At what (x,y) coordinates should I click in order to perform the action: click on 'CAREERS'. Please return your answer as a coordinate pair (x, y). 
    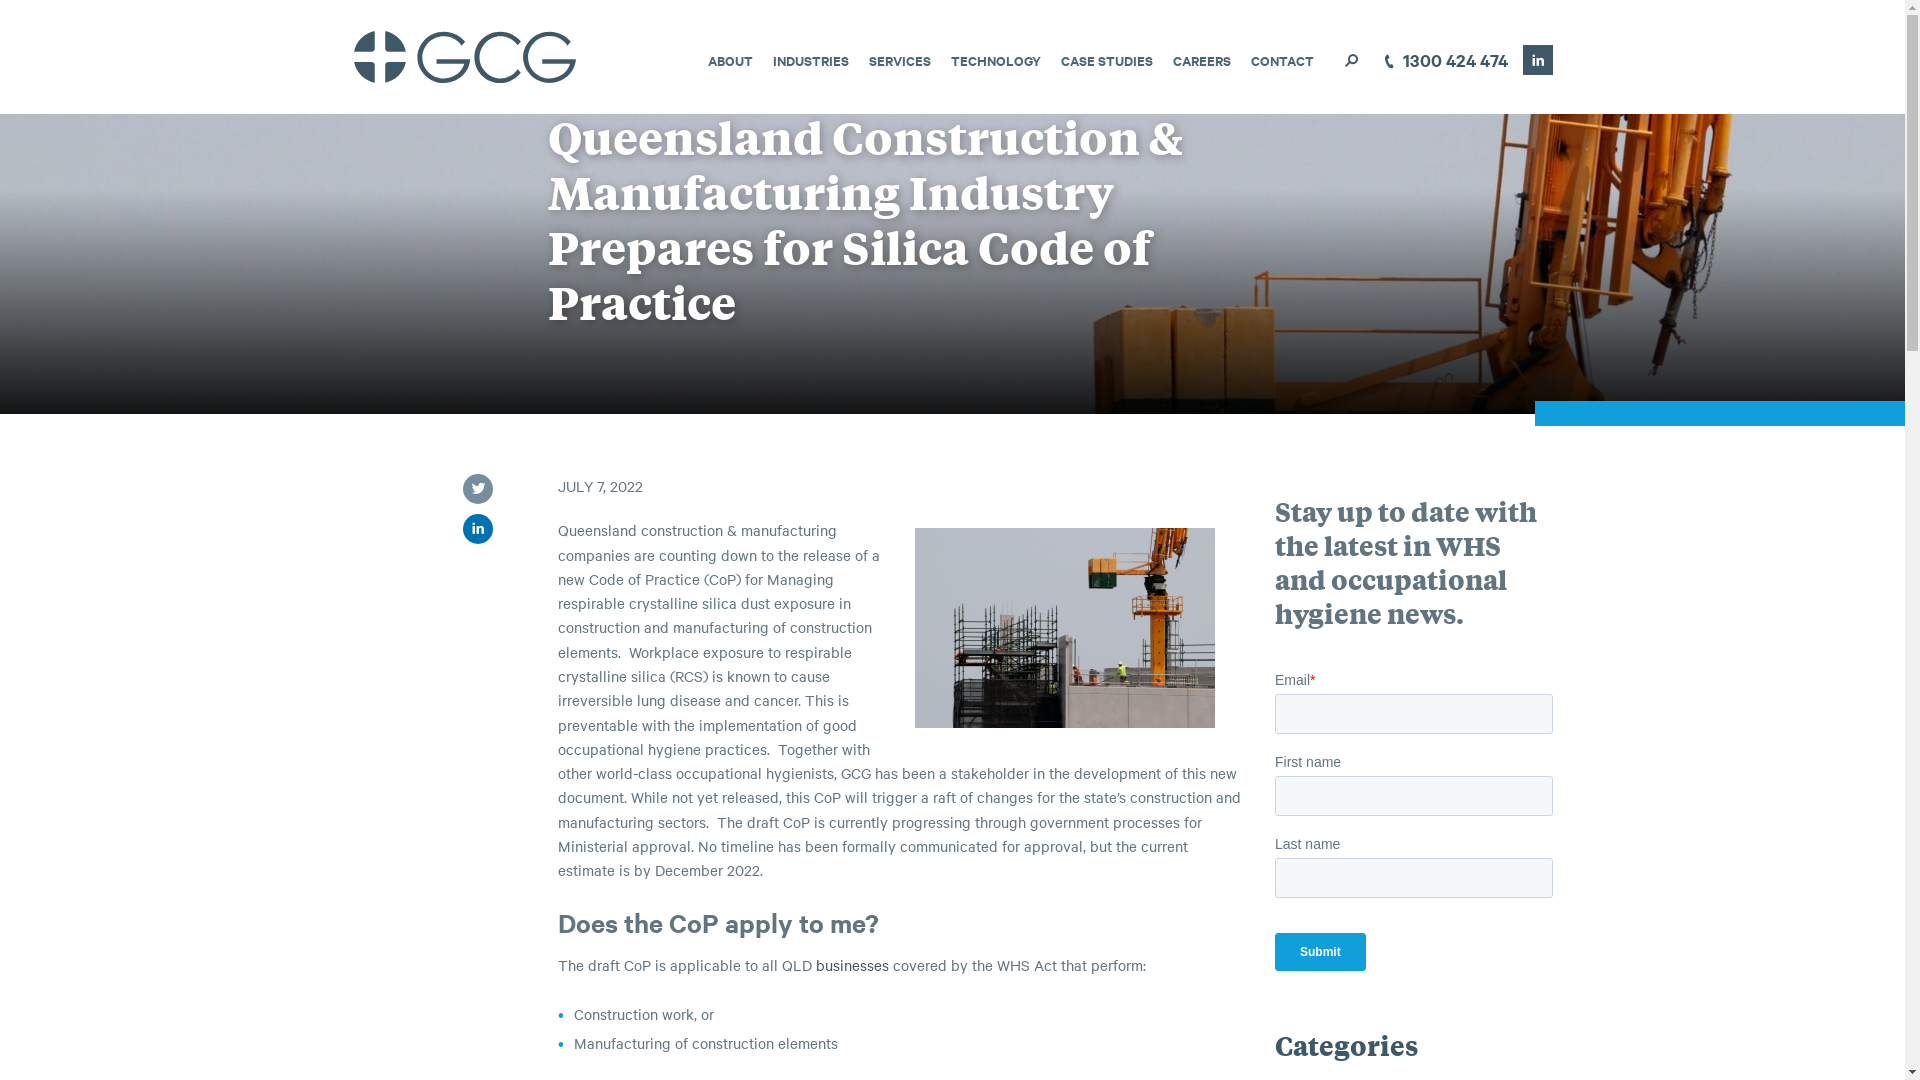
    Looking at the image, I should click on (1200, 59).